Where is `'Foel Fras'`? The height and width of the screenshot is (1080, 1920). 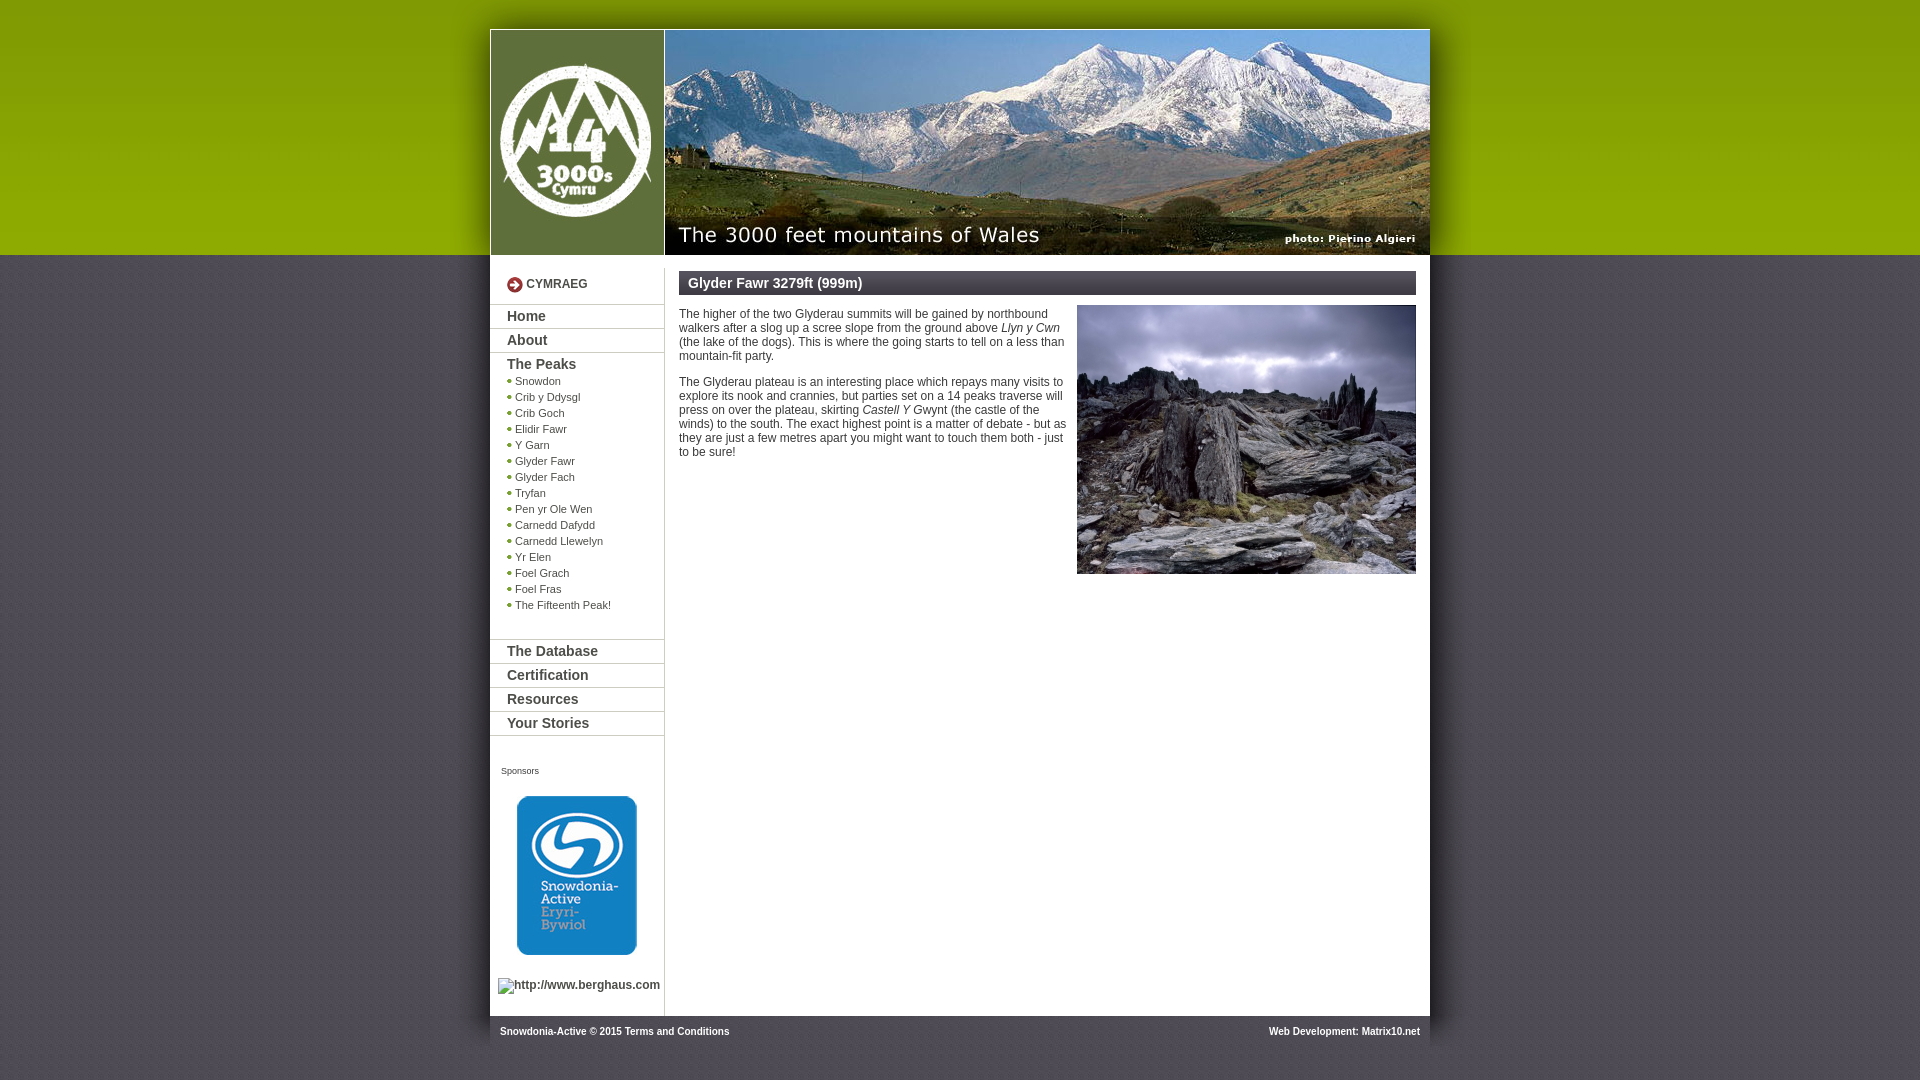
'Foel Fras' is located at coordinates (584, 588).